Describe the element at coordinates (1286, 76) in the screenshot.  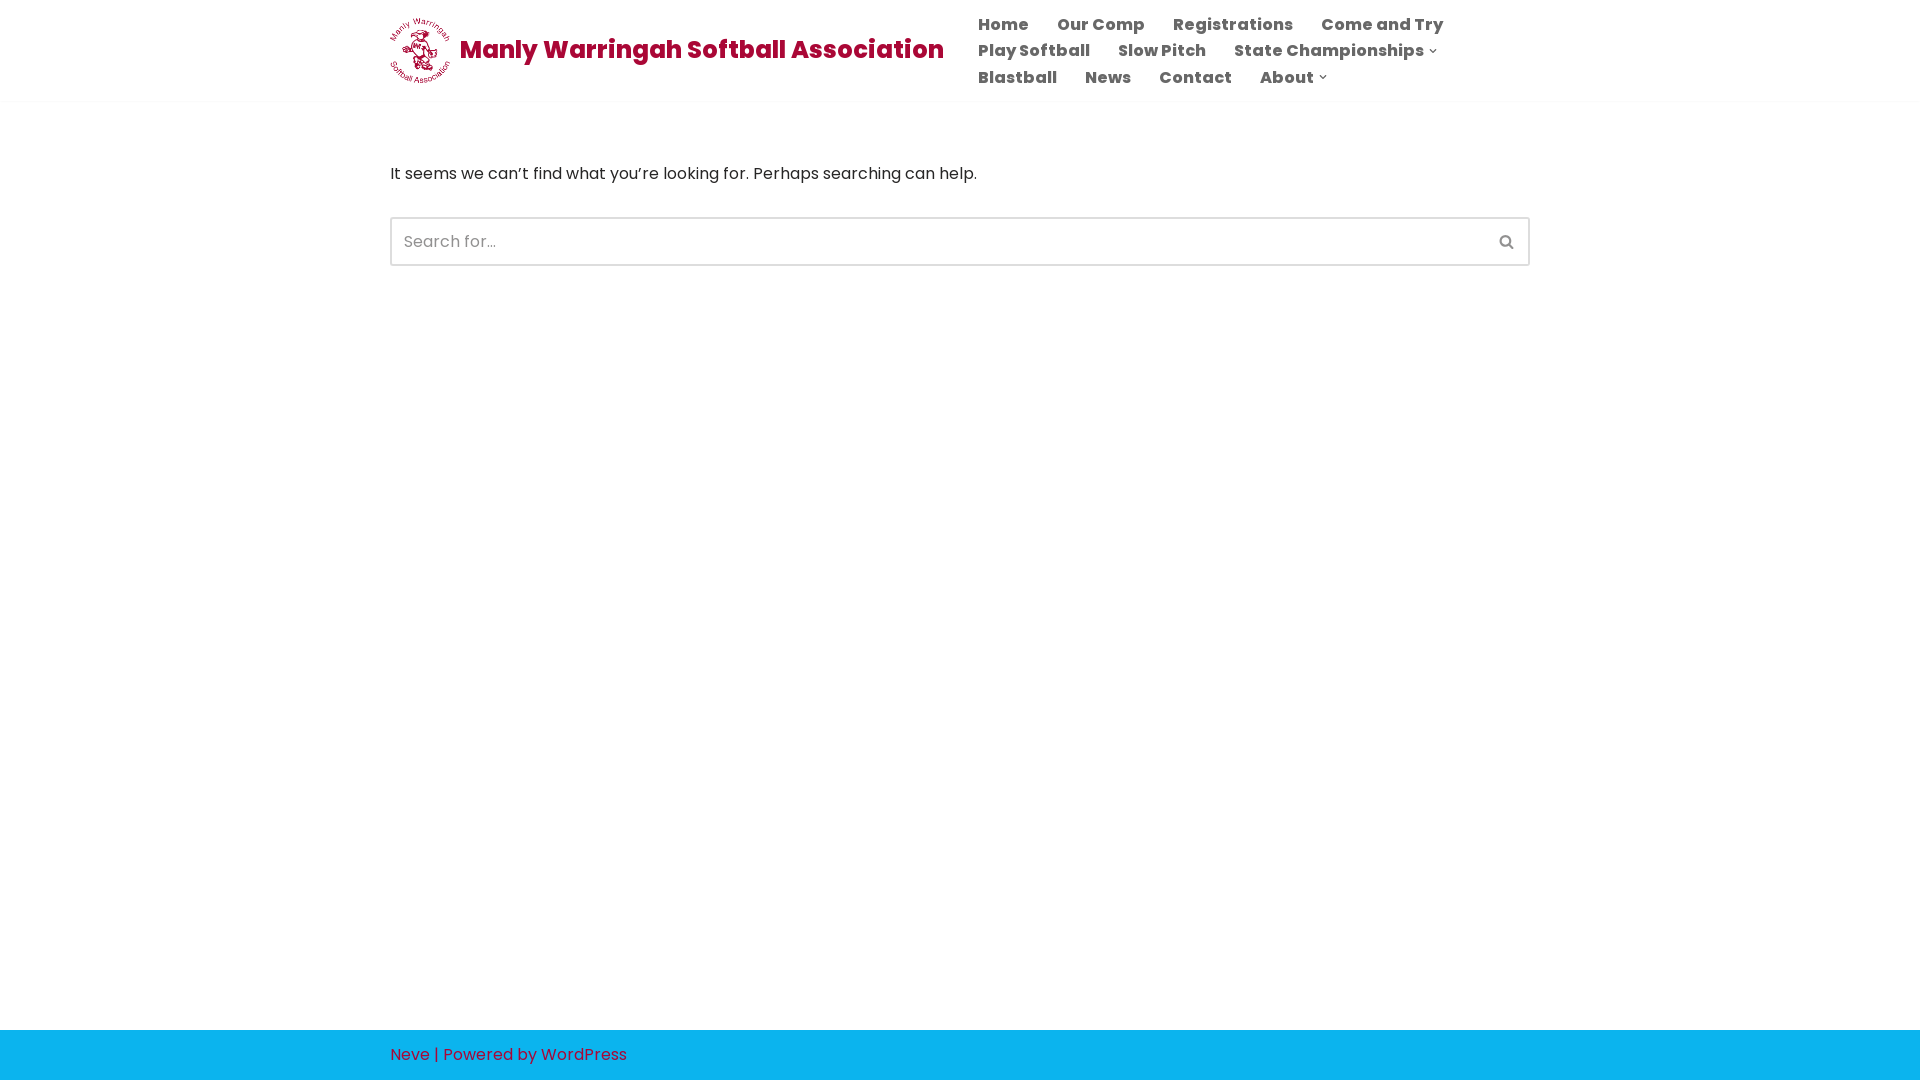
I see `'About'` at that location.